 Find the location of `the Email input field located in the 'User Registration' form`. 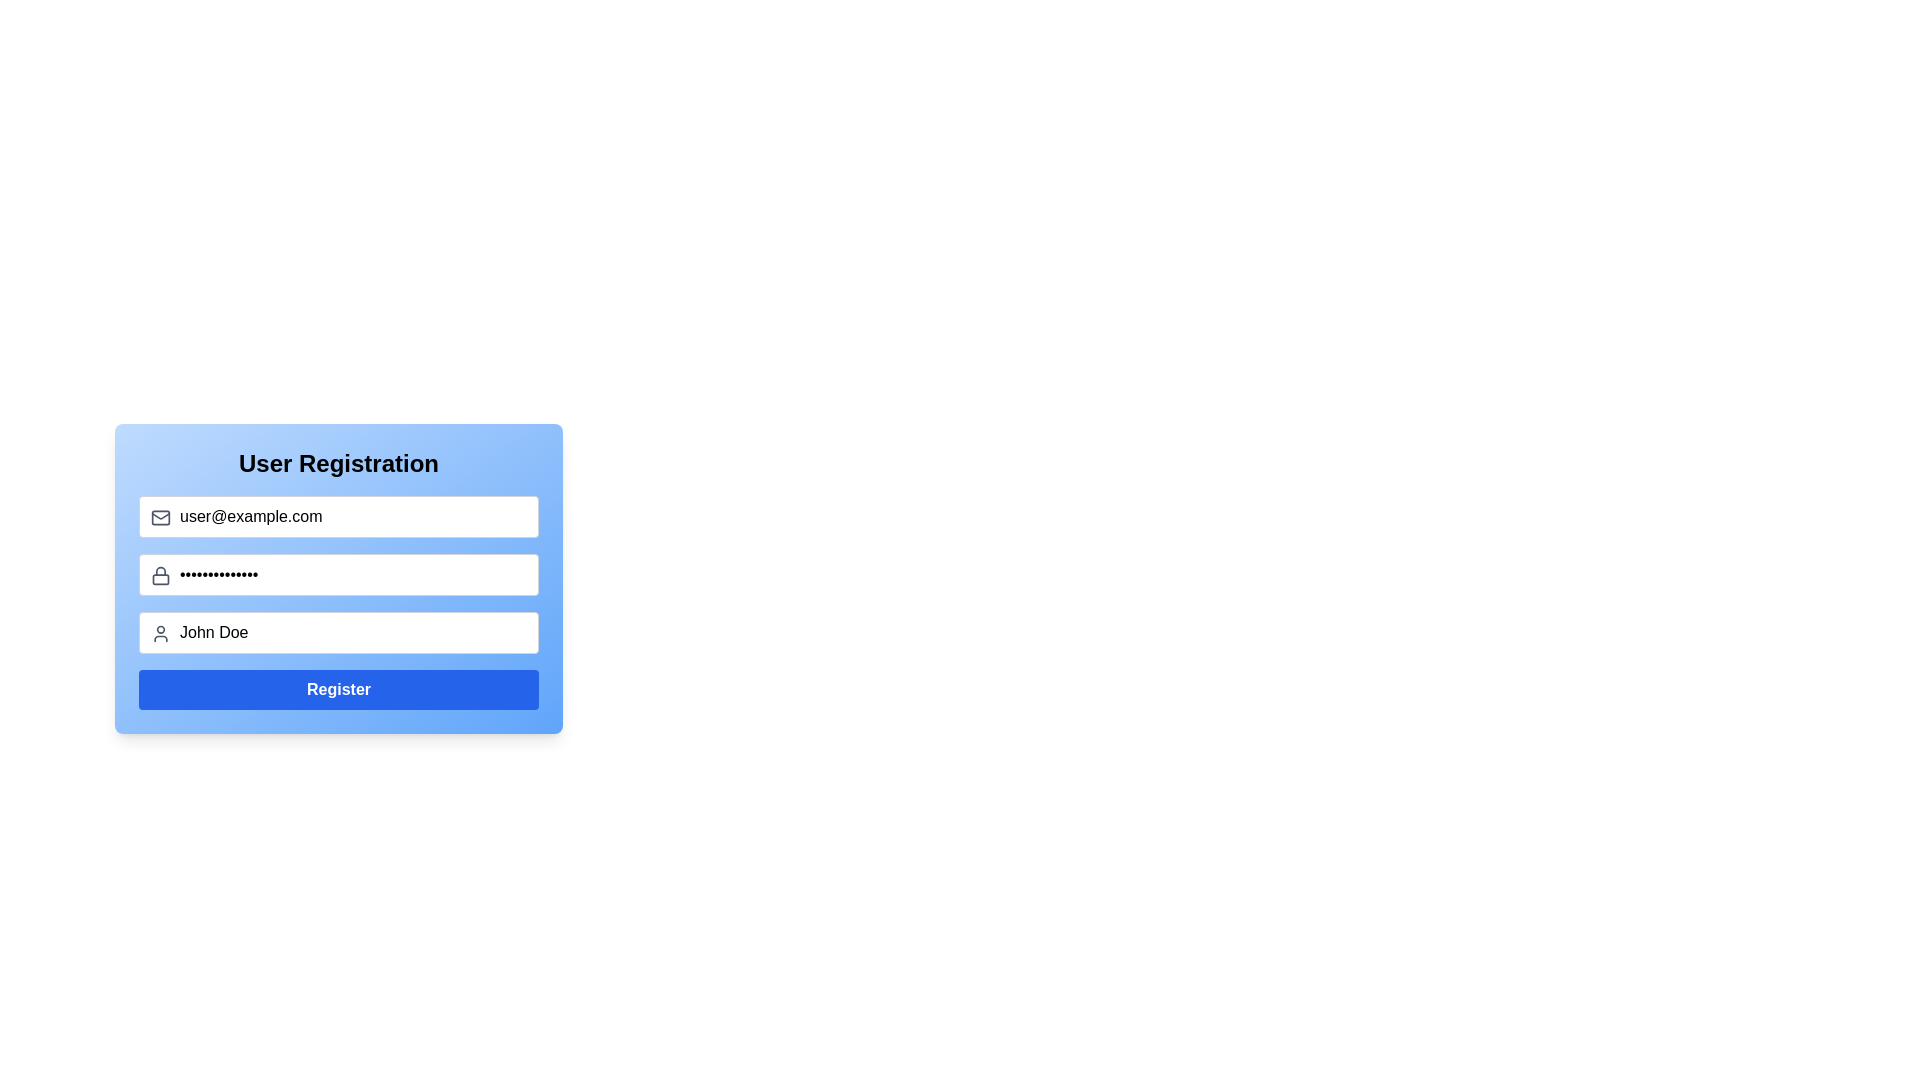

the Email input field located in the 'User Registration' form is located at coordinates (339, 515).